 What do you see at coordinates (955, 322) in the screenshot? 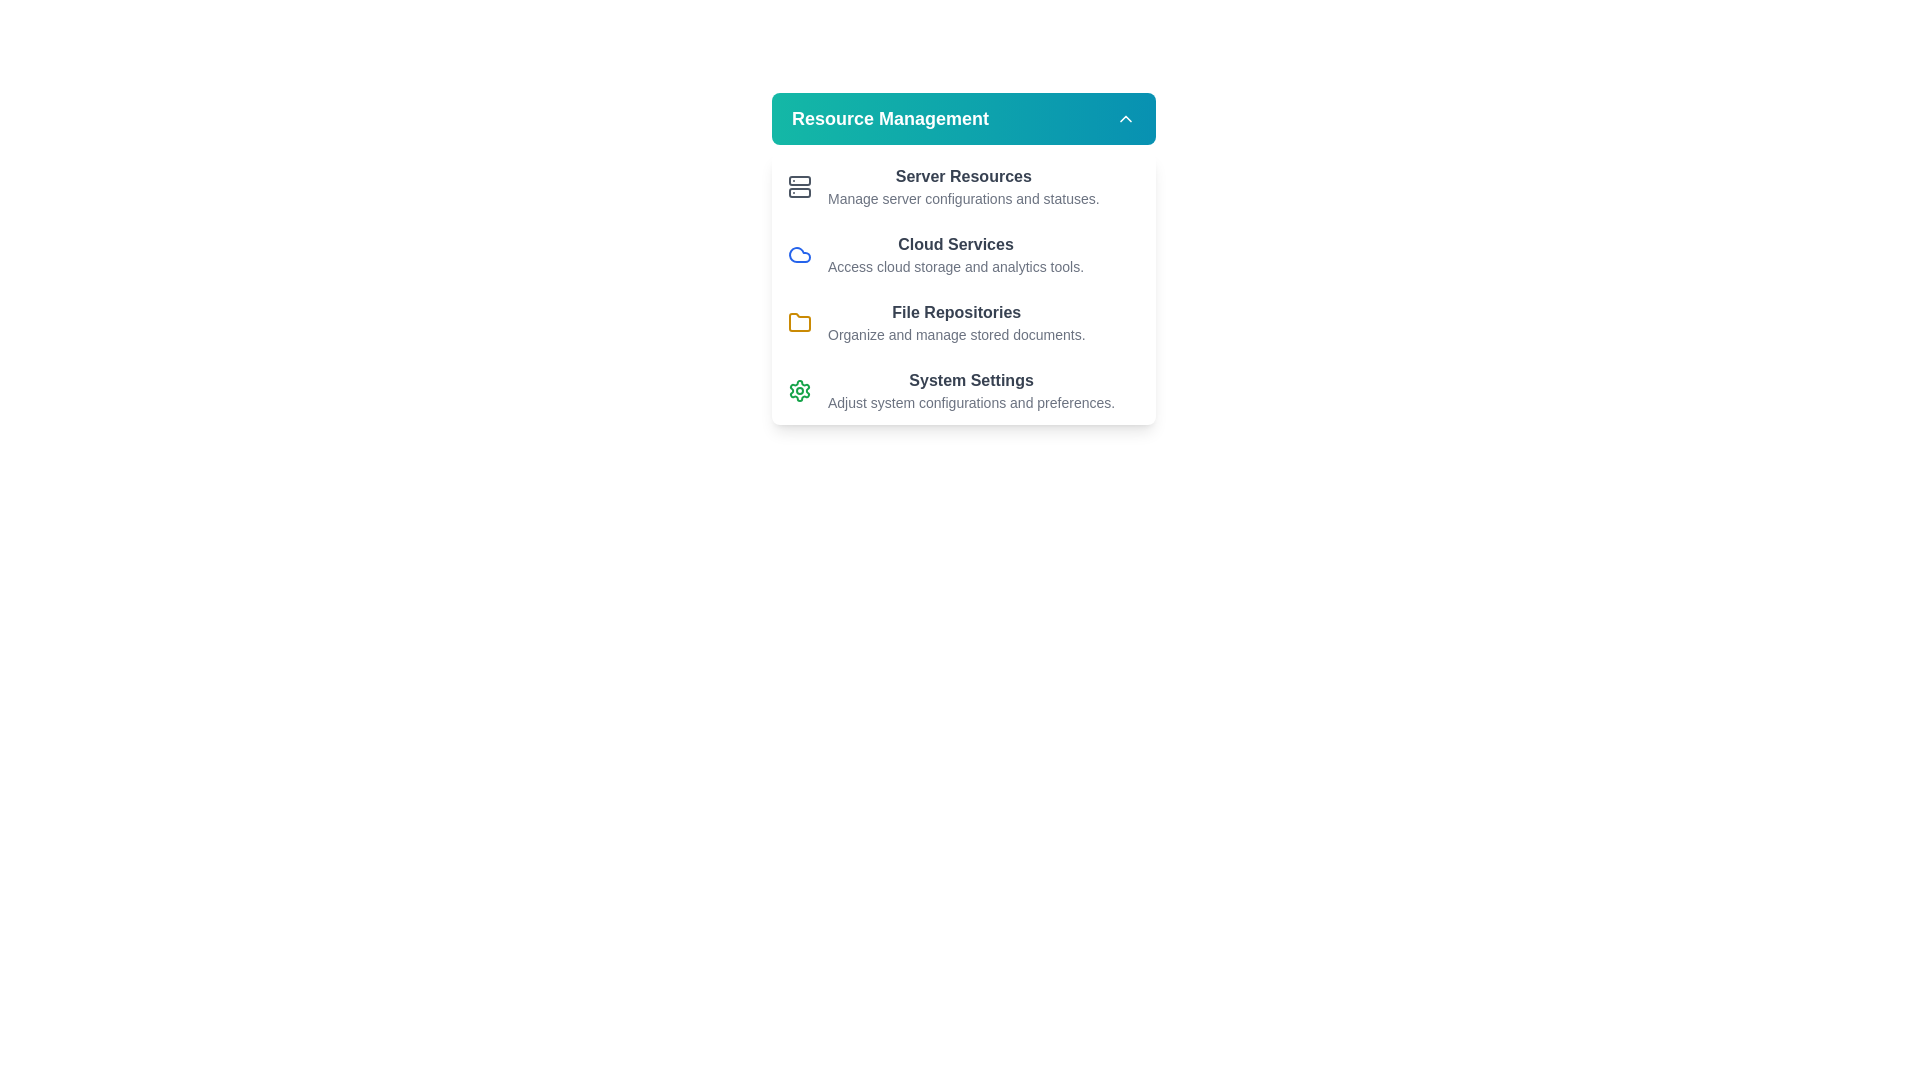
I see `the static text-based navigation option for accessing file repositories located in the 'Resource Management' menu, positioned between 'Cloud Services' and 'System Settings'` at bounding box center [955, 322].